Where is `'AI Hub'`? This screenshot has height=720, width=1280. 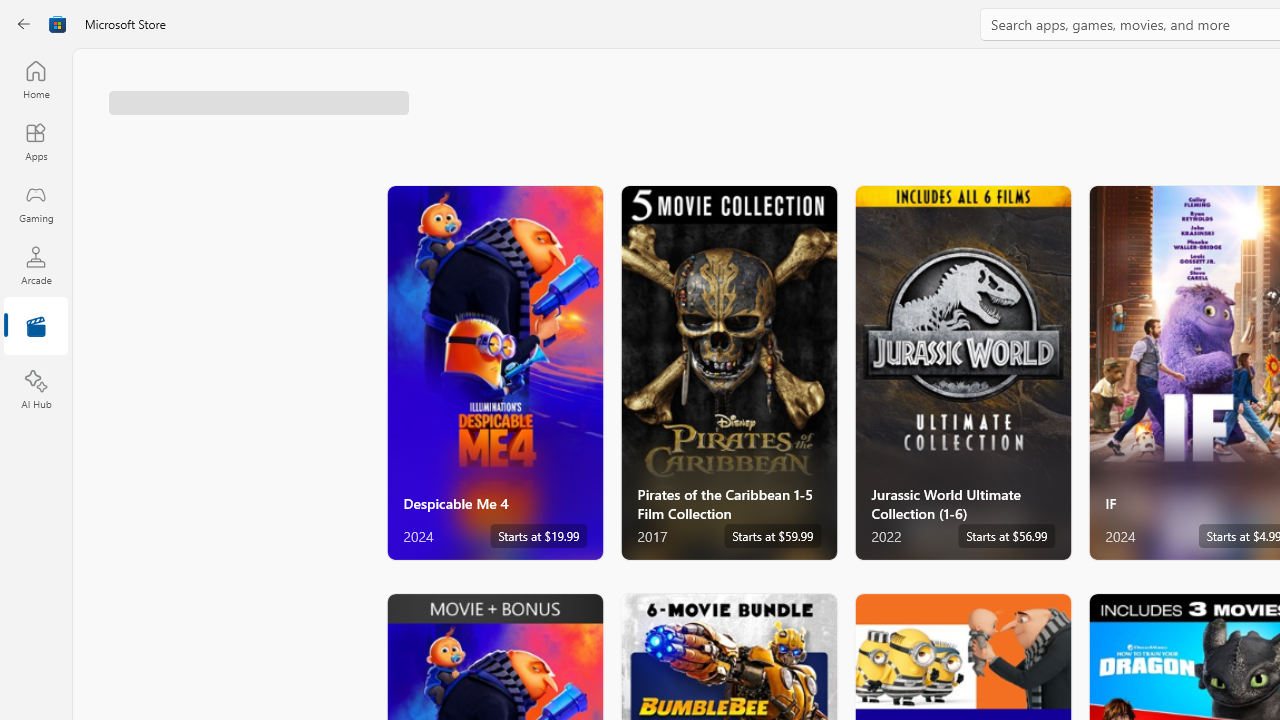 'AI Hub' is located at coordinates (35, 390).